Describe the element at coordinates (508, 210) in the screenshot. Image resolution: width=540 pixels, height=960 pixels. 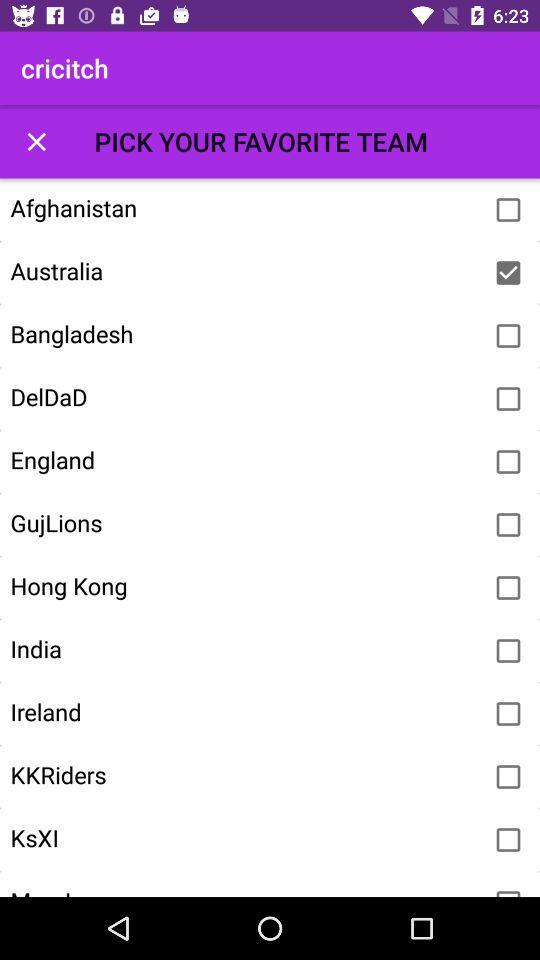
I see `check box for selection` at that location.